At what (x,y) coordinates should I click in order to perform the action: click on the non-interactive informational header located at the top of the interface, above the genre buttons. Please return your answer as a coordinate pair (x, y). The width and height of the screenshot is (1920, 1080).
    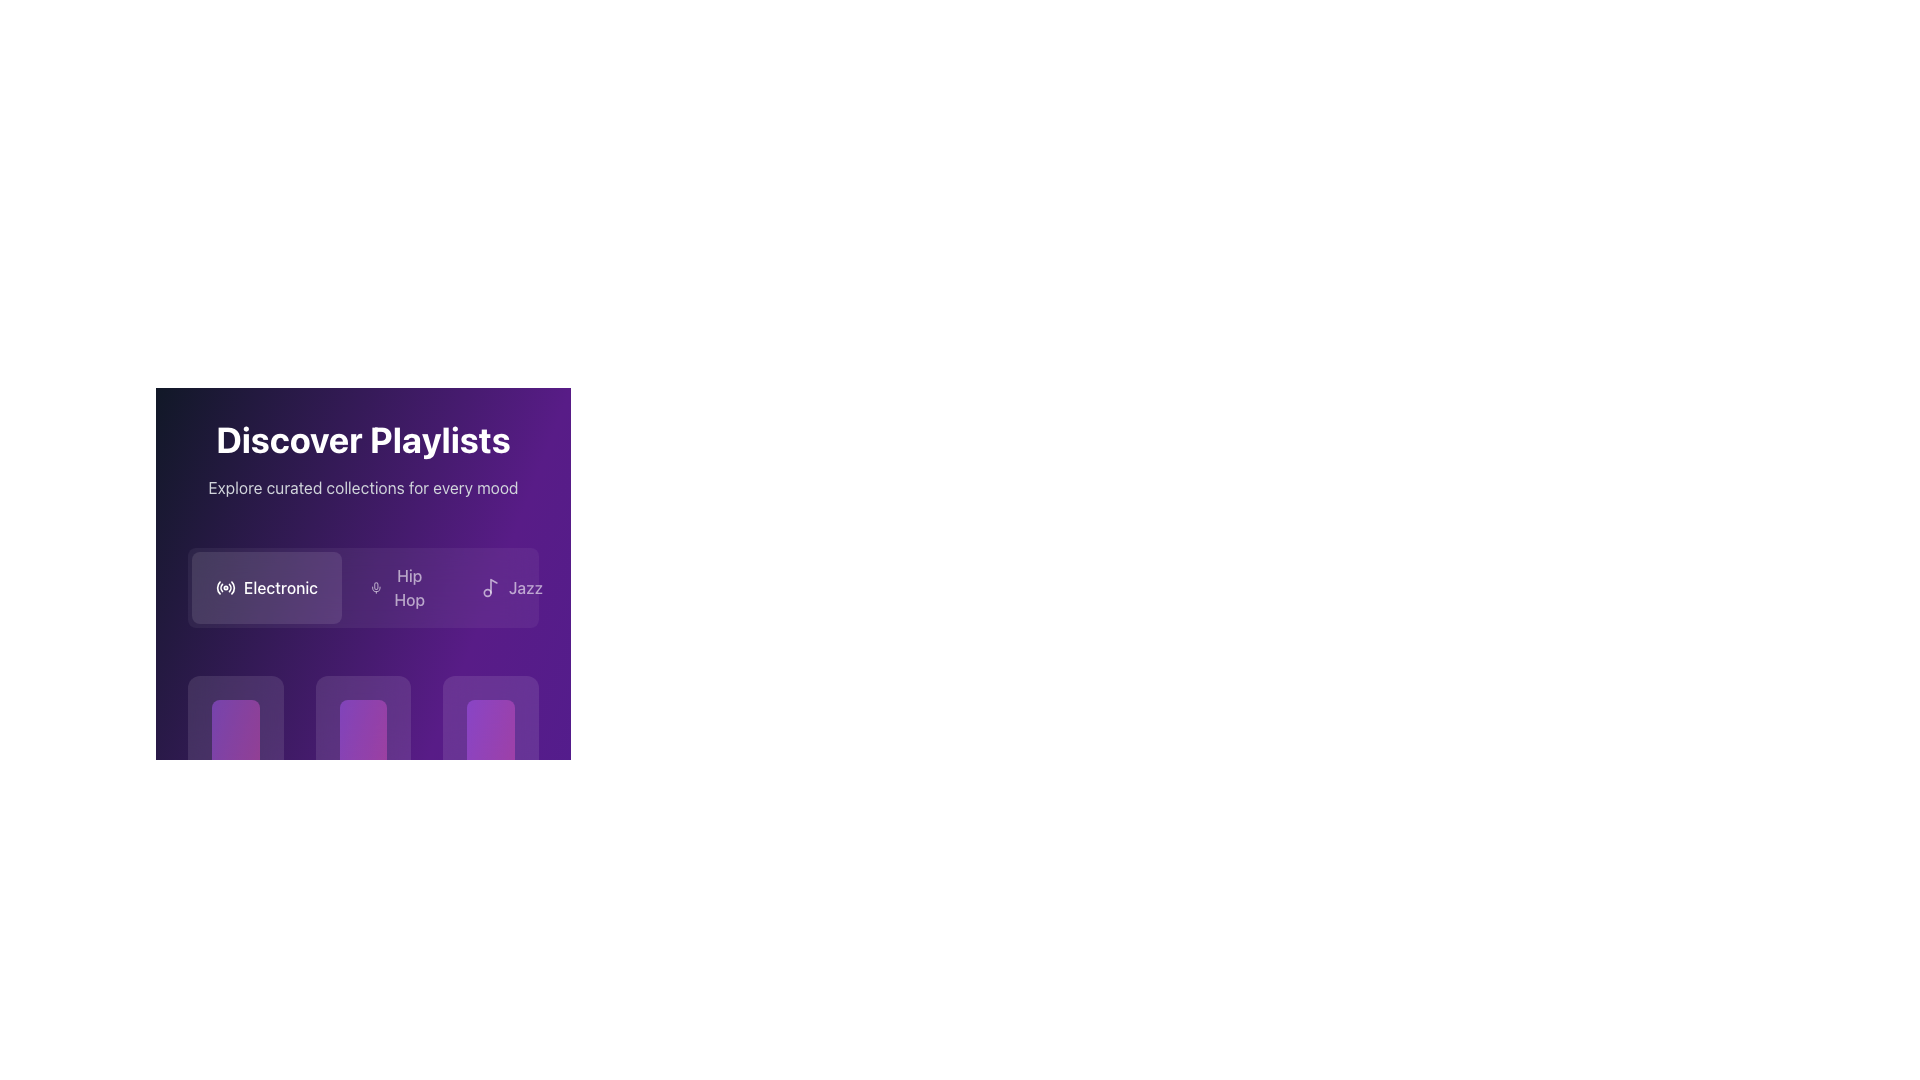
    Looking at the image, I should click on (363, 459).